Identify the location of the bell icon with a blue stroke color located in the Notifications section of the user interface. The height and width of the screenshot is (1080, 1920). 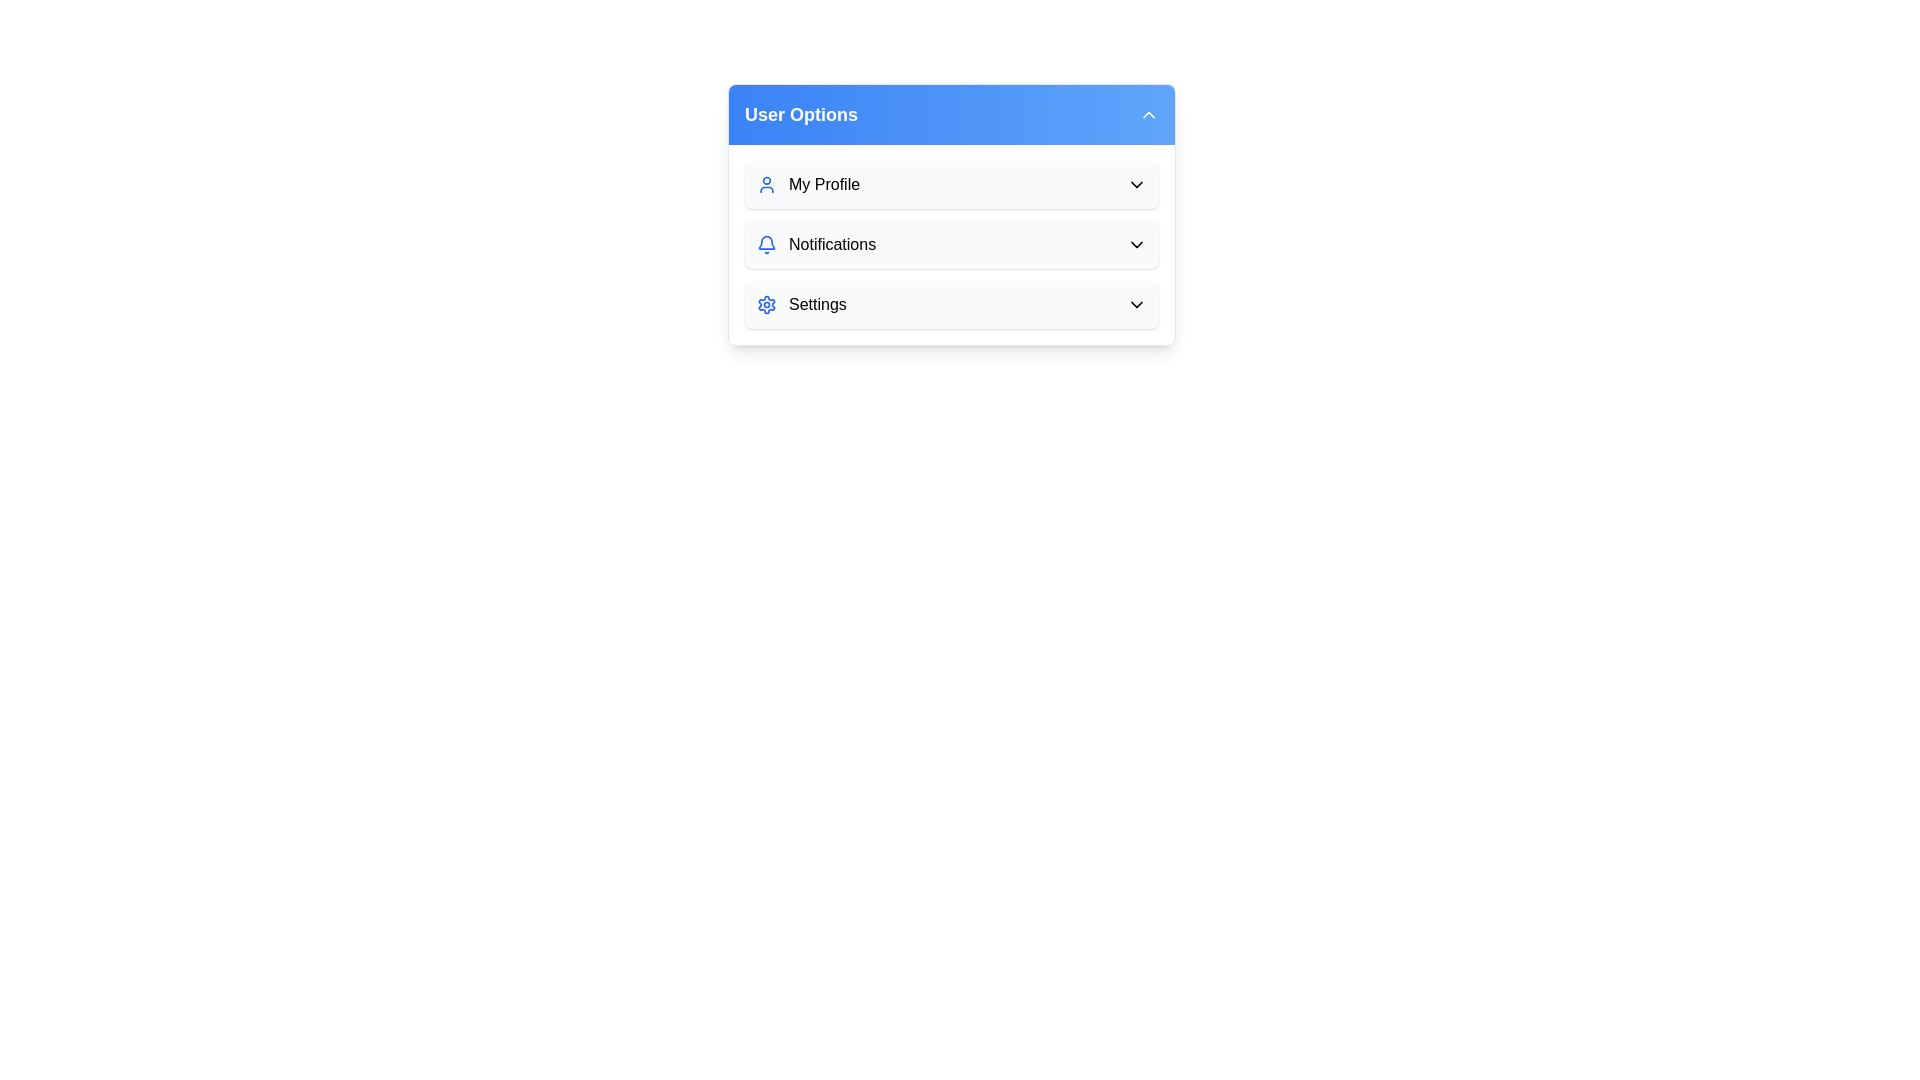
(766, 244).